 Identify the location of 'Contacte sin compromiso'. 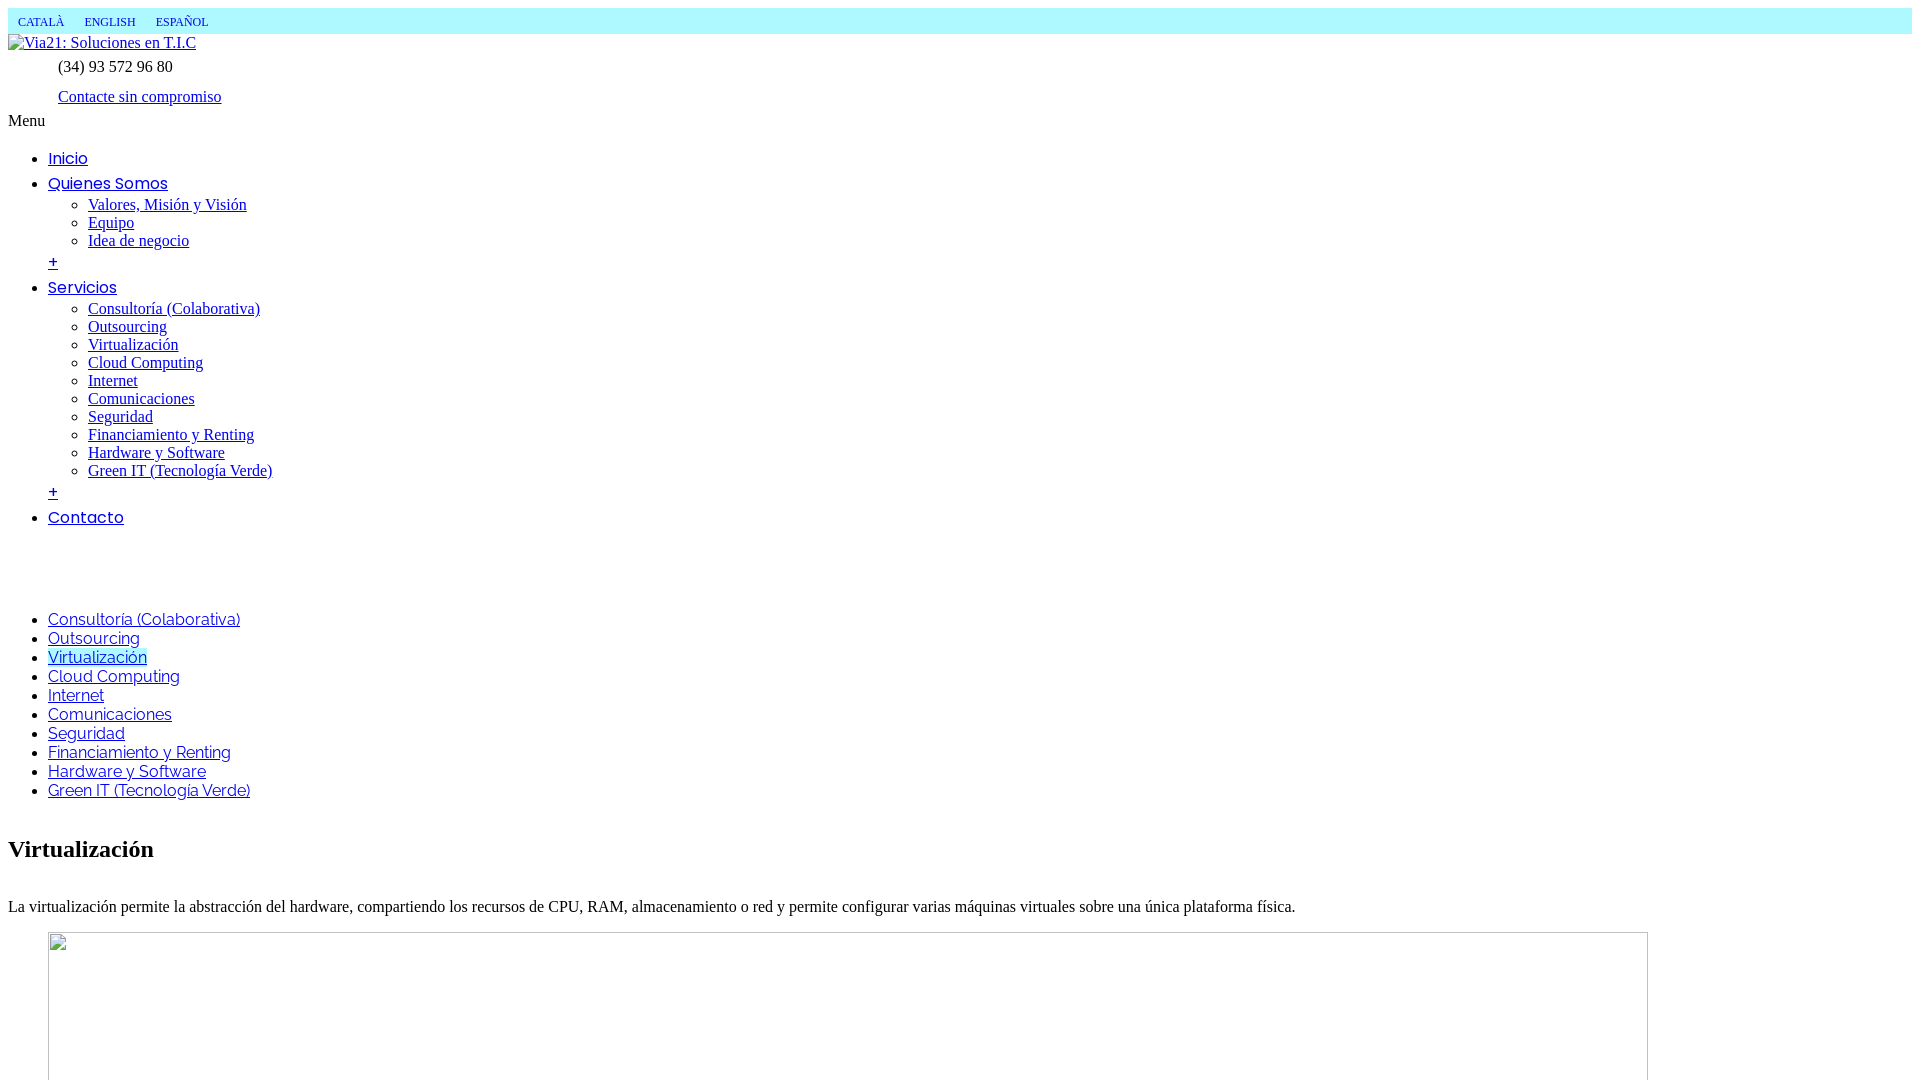
(138, 96).